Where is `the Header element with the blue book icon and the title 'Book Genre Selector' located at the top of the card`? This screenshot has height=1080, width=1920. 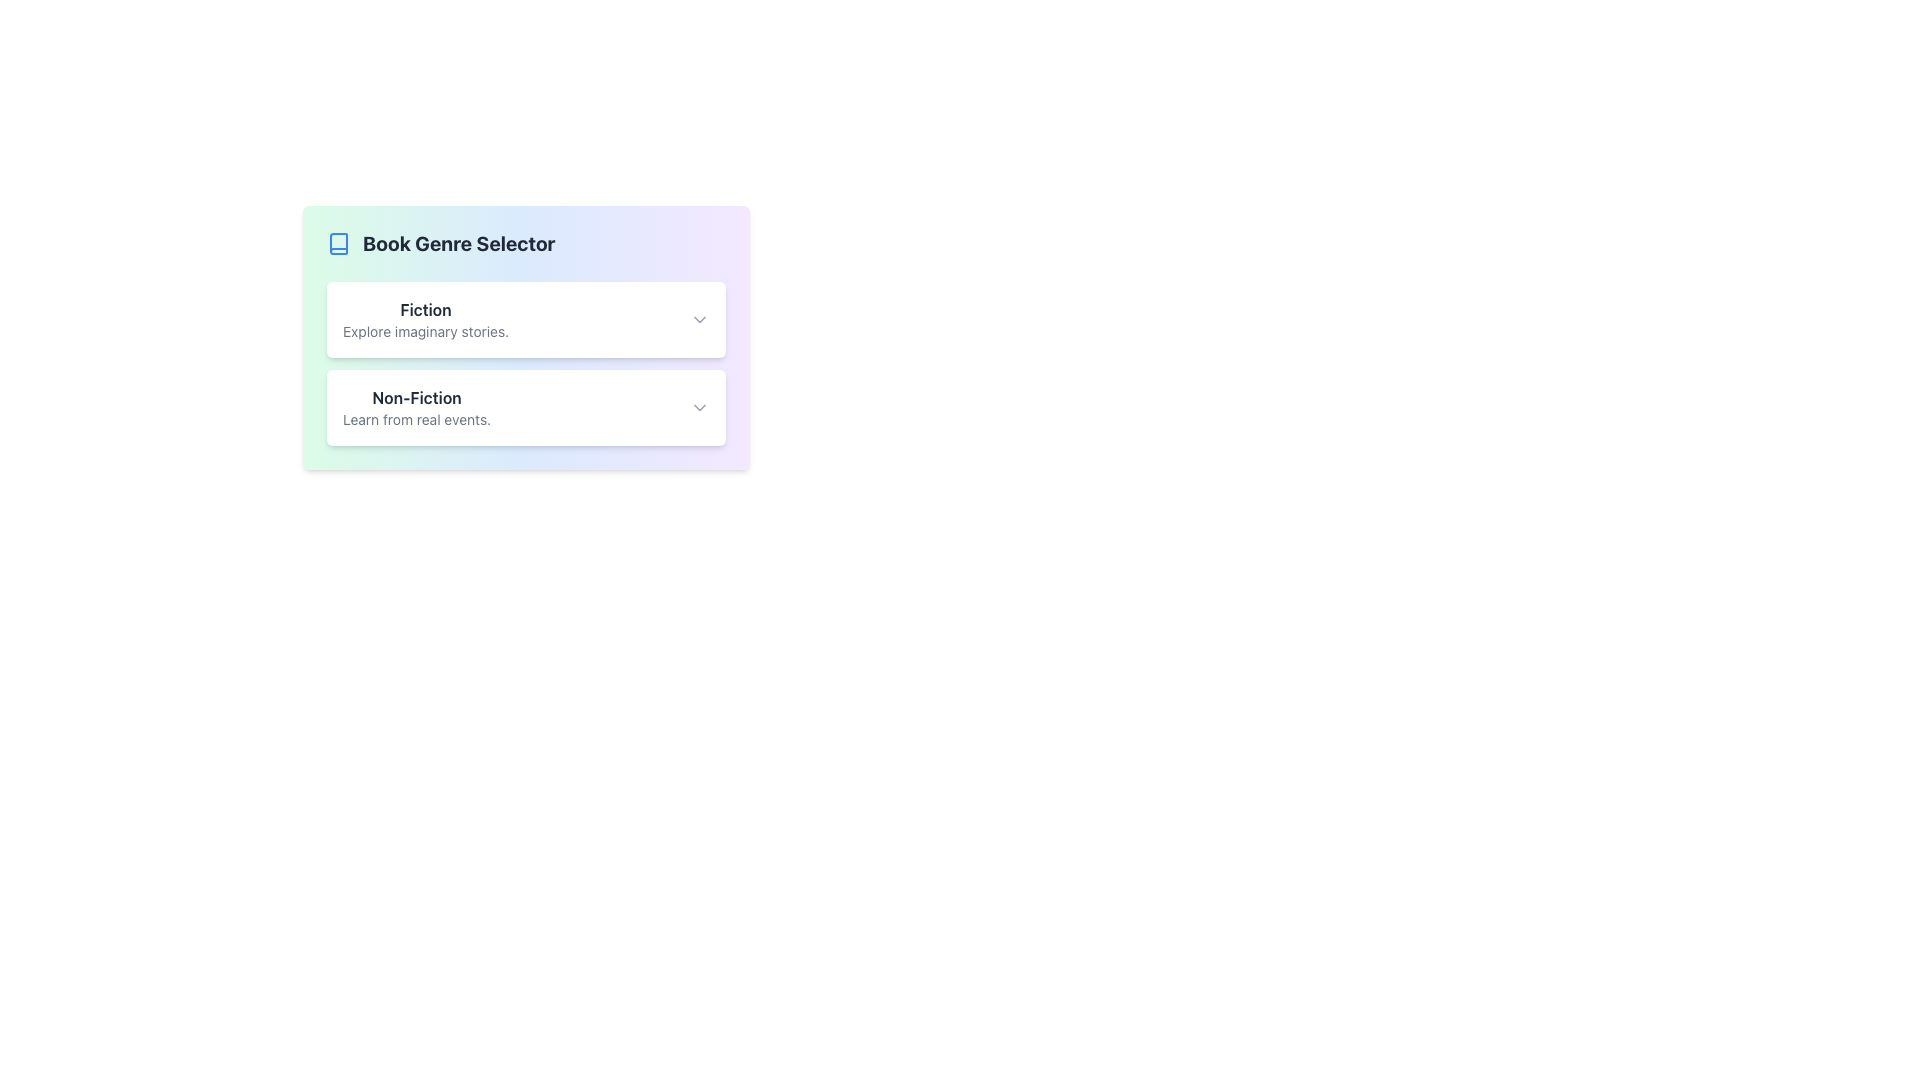
the Header element with the blue book icon and the title 'Book Genre Selector' located at the top of the card is located at coordinates (526, 242).